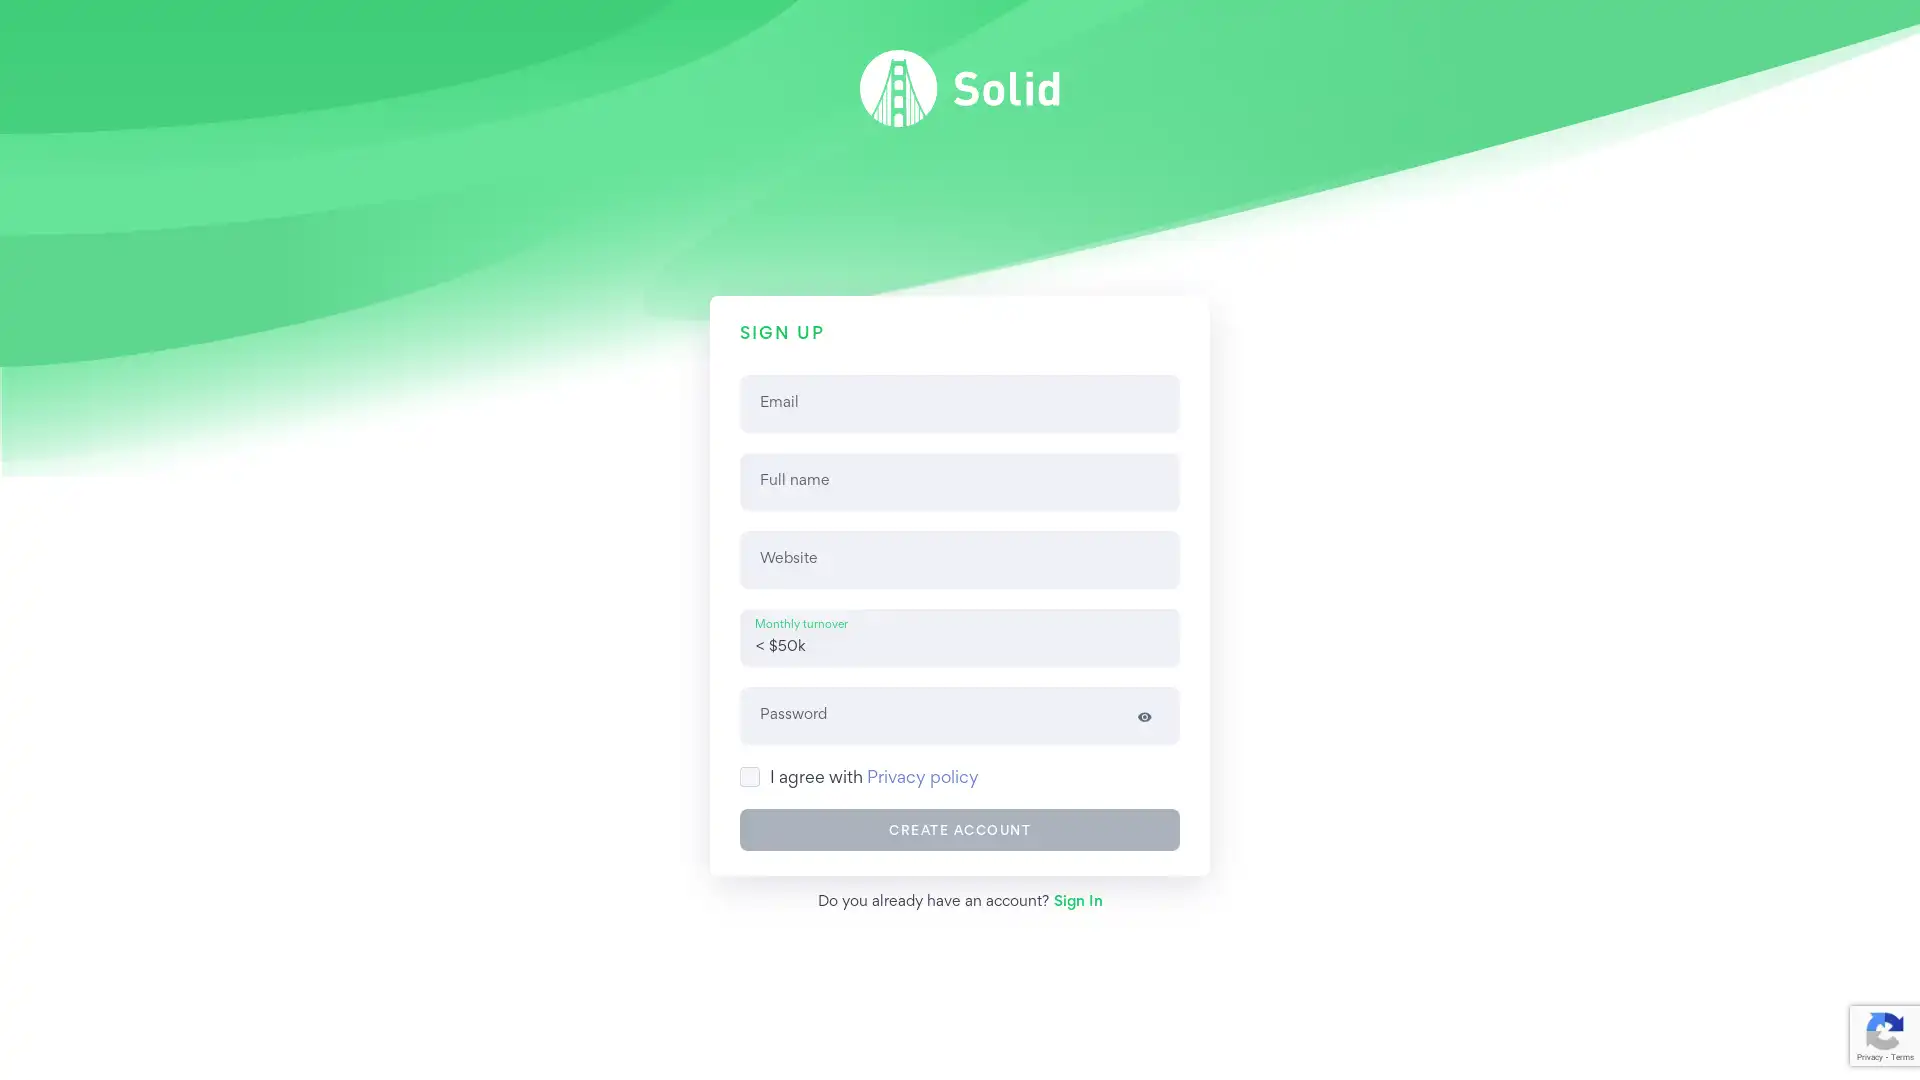 This screenshot has height=1080, width=1920. Describe the element at coordinates (1895, 1022) in the screenshot. I see `consent-close-icon` at that location.